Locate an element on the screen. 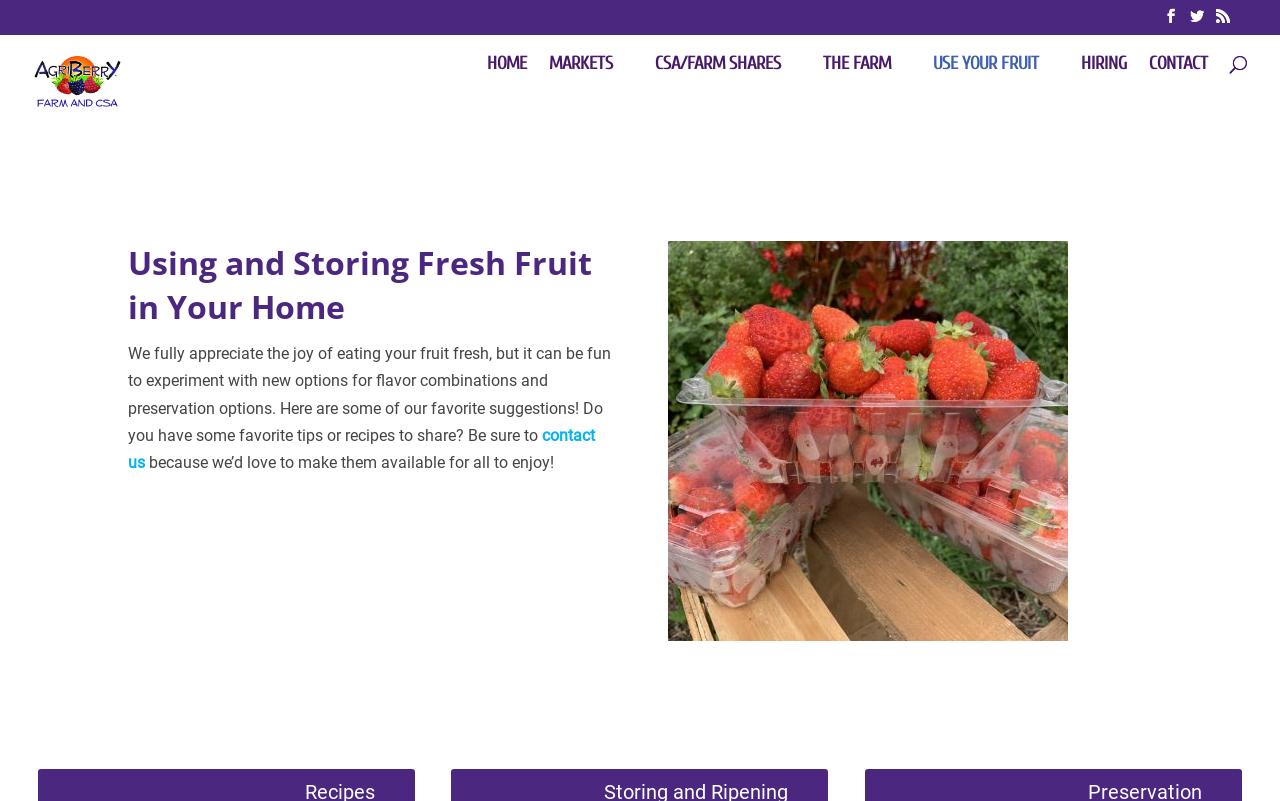 This screenshot has height=801, width=1280. 'Canning and Jam Making' is located at coordinates (1035, 409).